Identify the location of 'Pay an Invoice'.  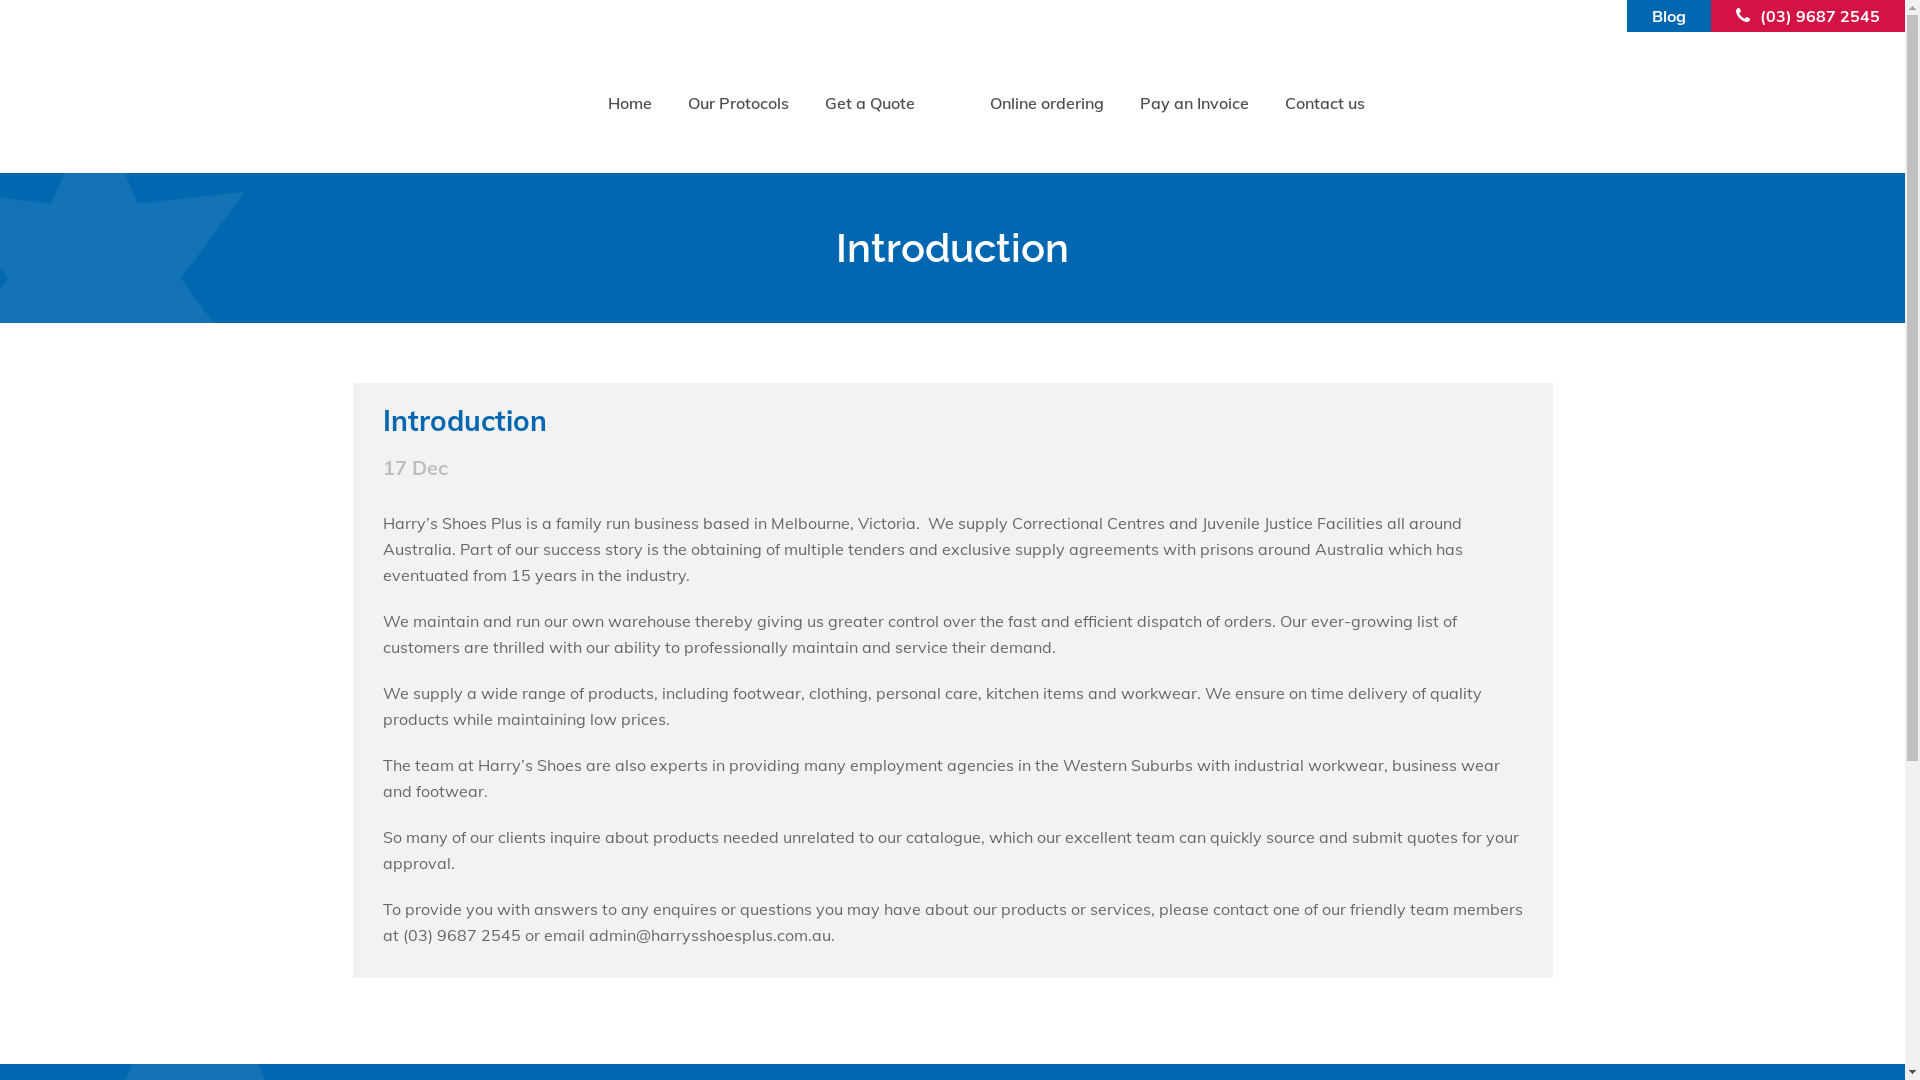
(1194, 103).